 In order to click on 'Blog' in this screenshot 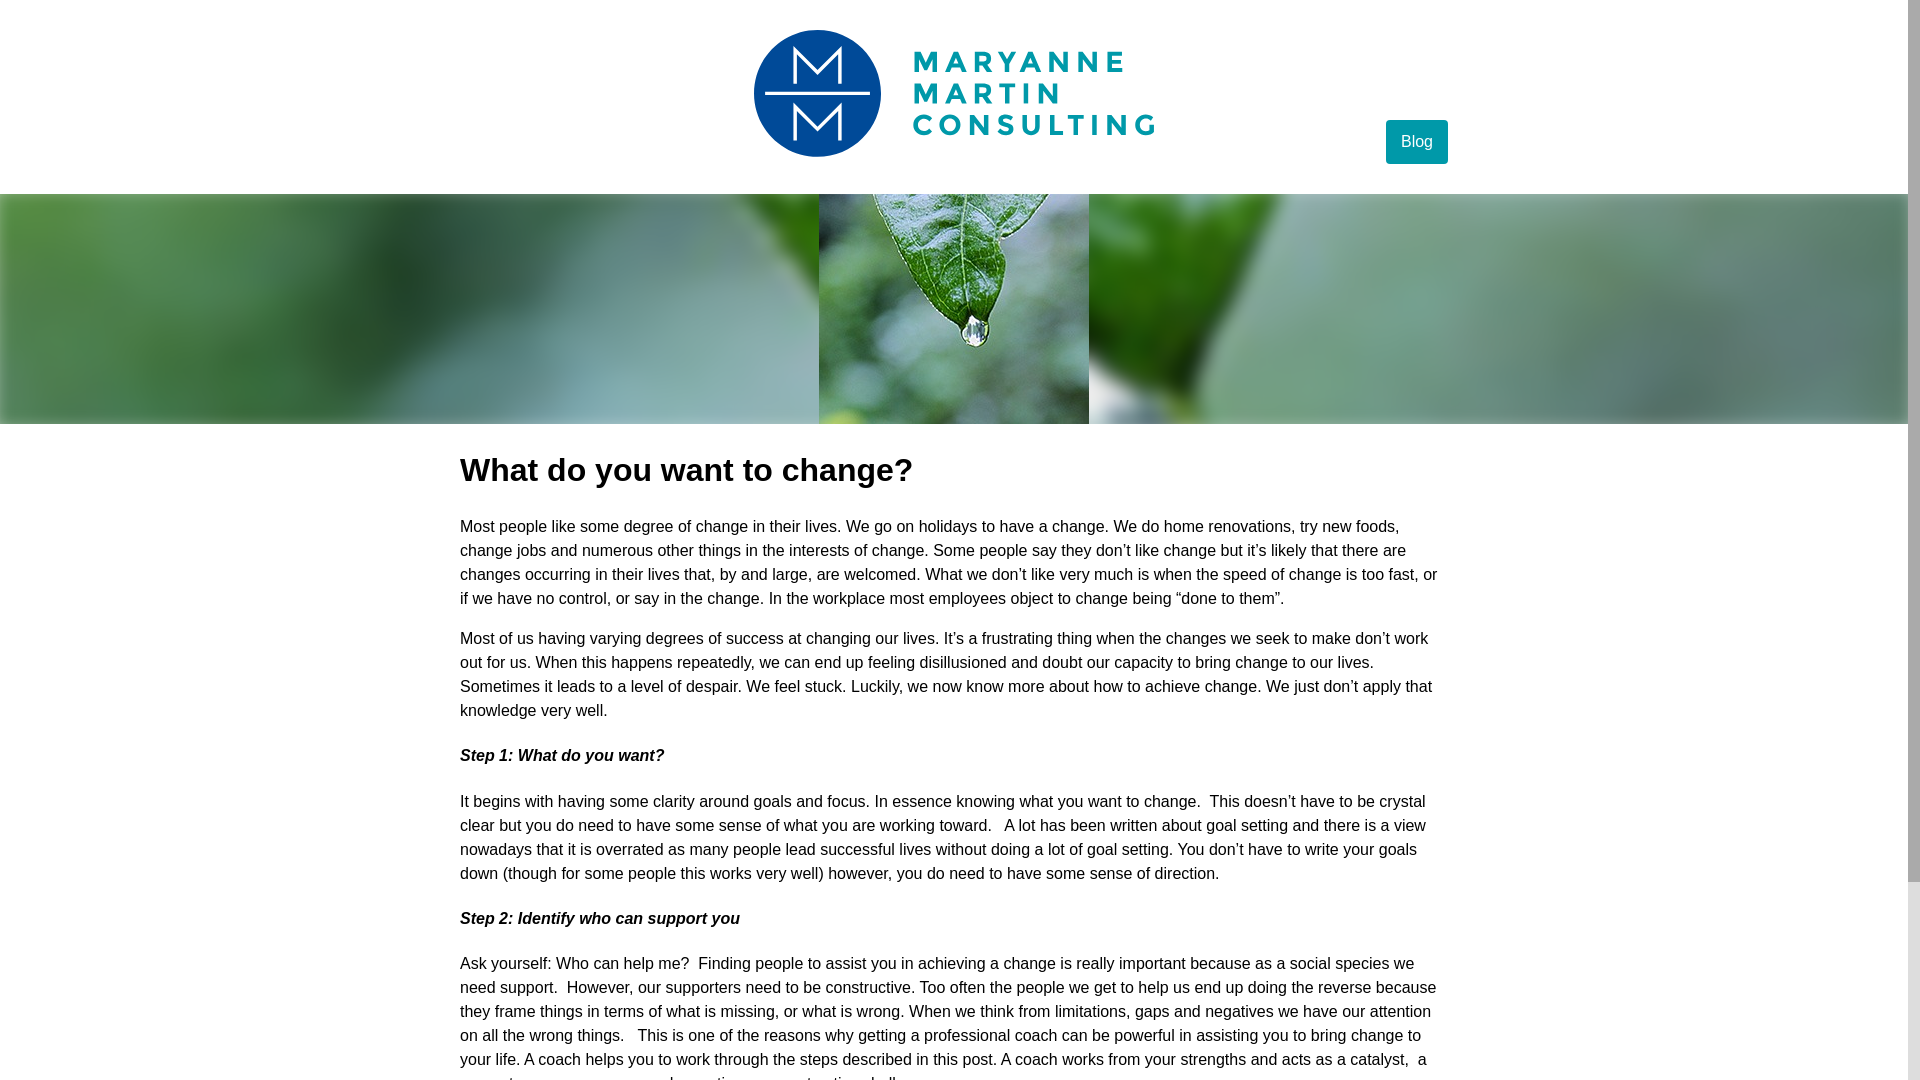, I will do `click(1415, 141)`.